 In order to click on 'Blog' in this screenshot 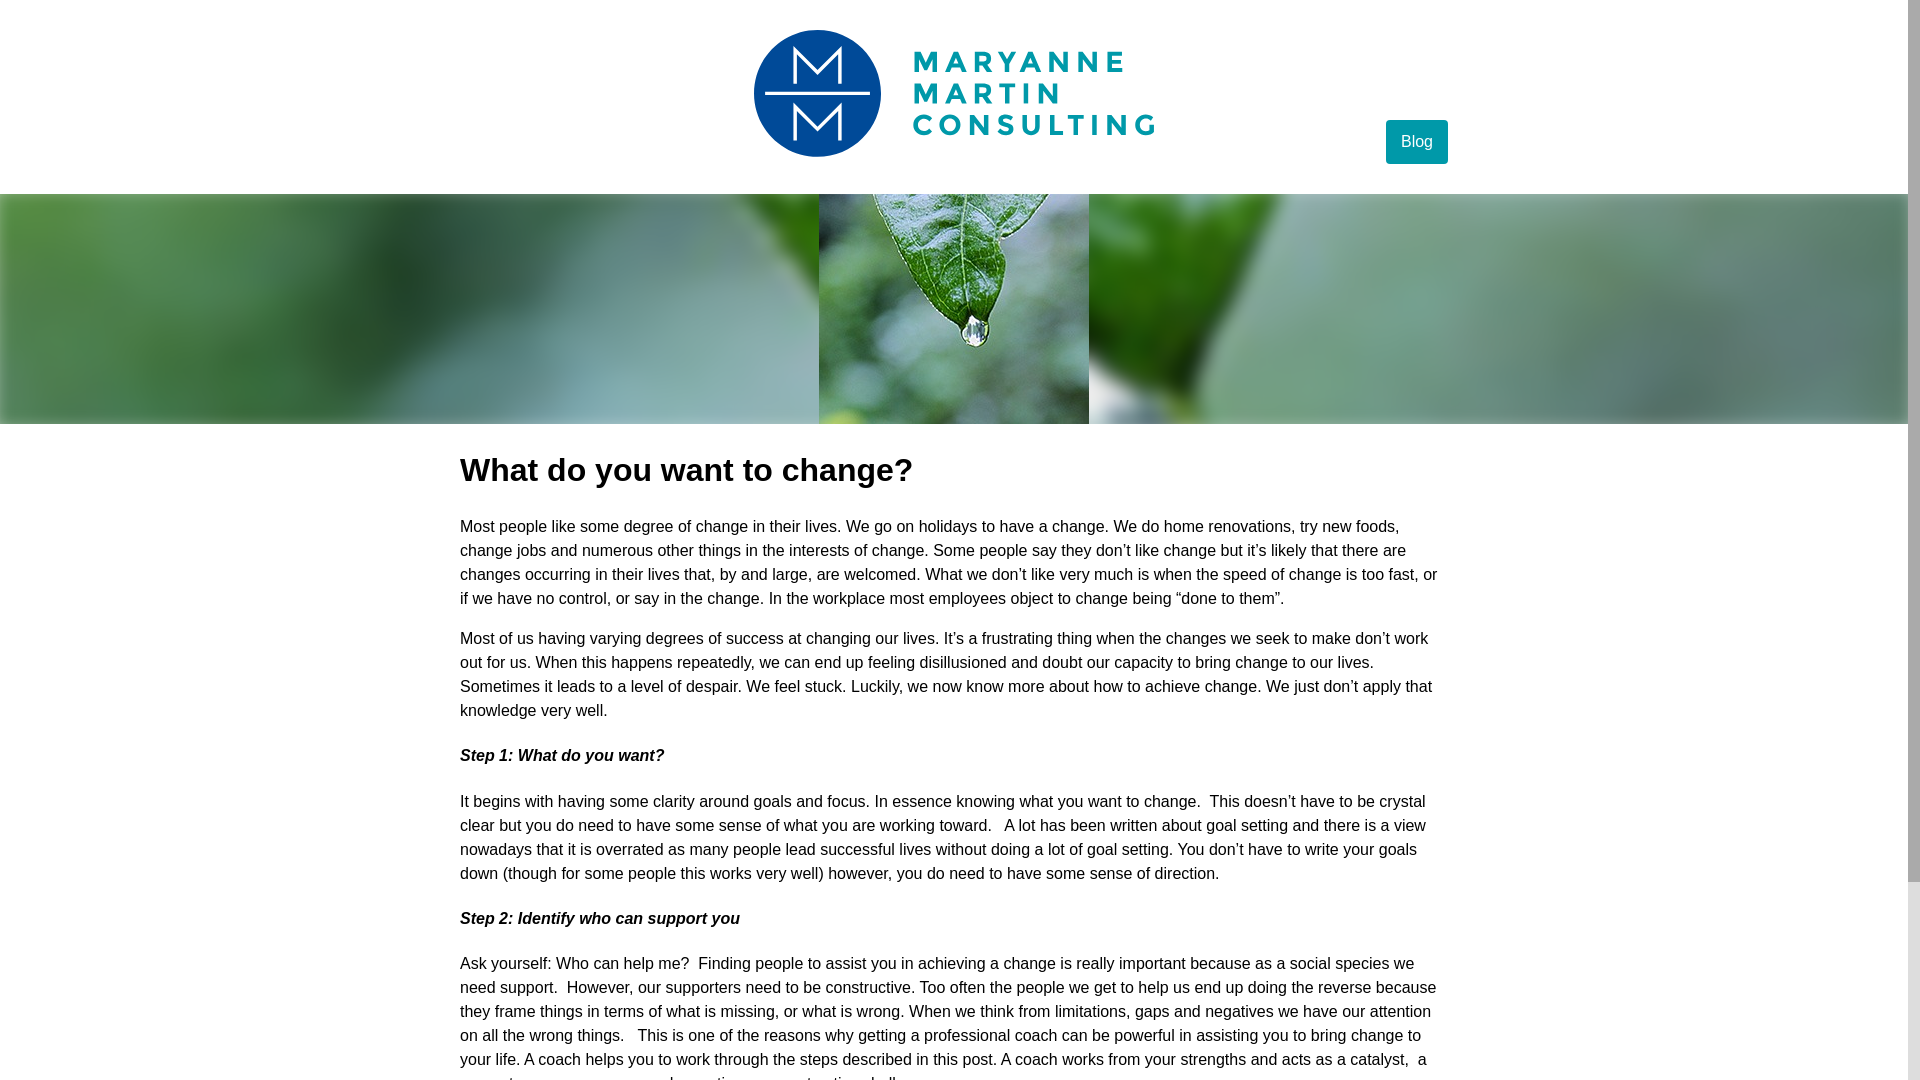, I will do `click(1415, 141)`.